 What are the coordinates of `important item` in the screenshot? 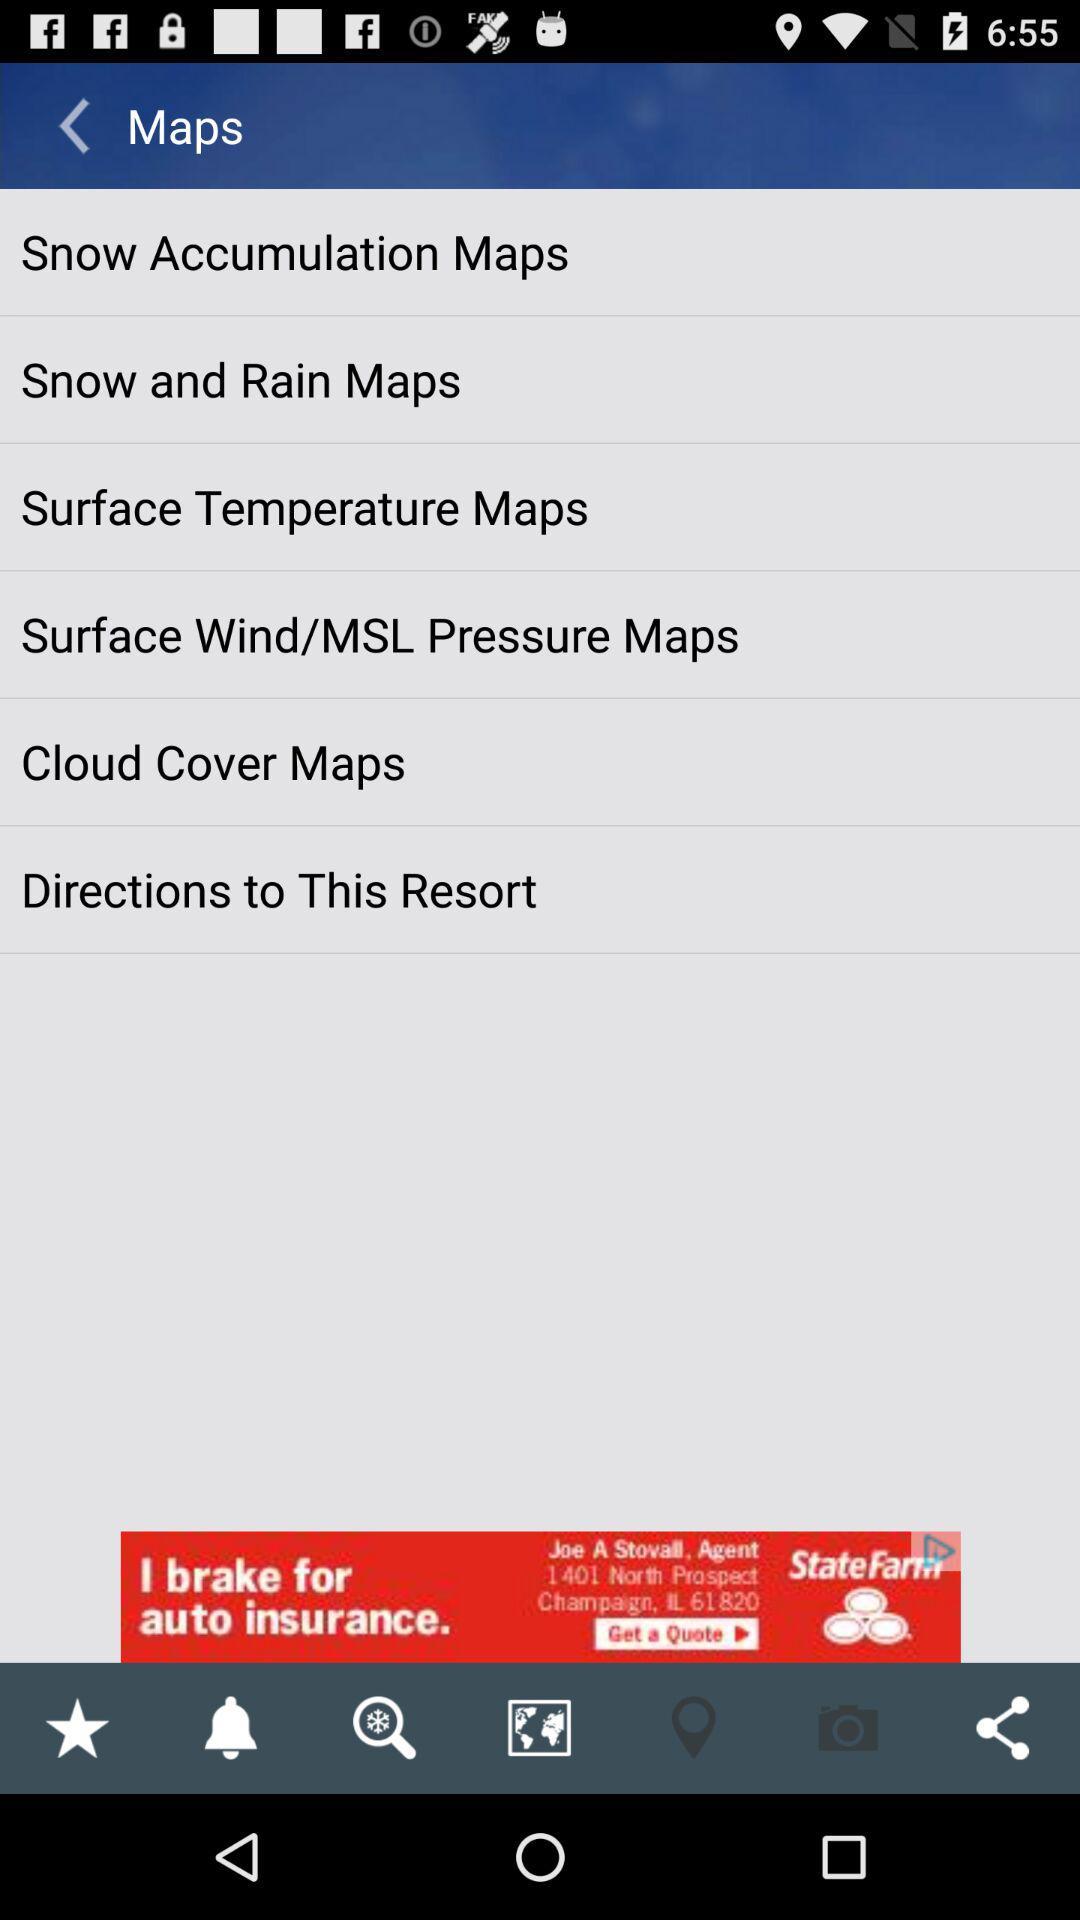 It's located at (75, 1727).